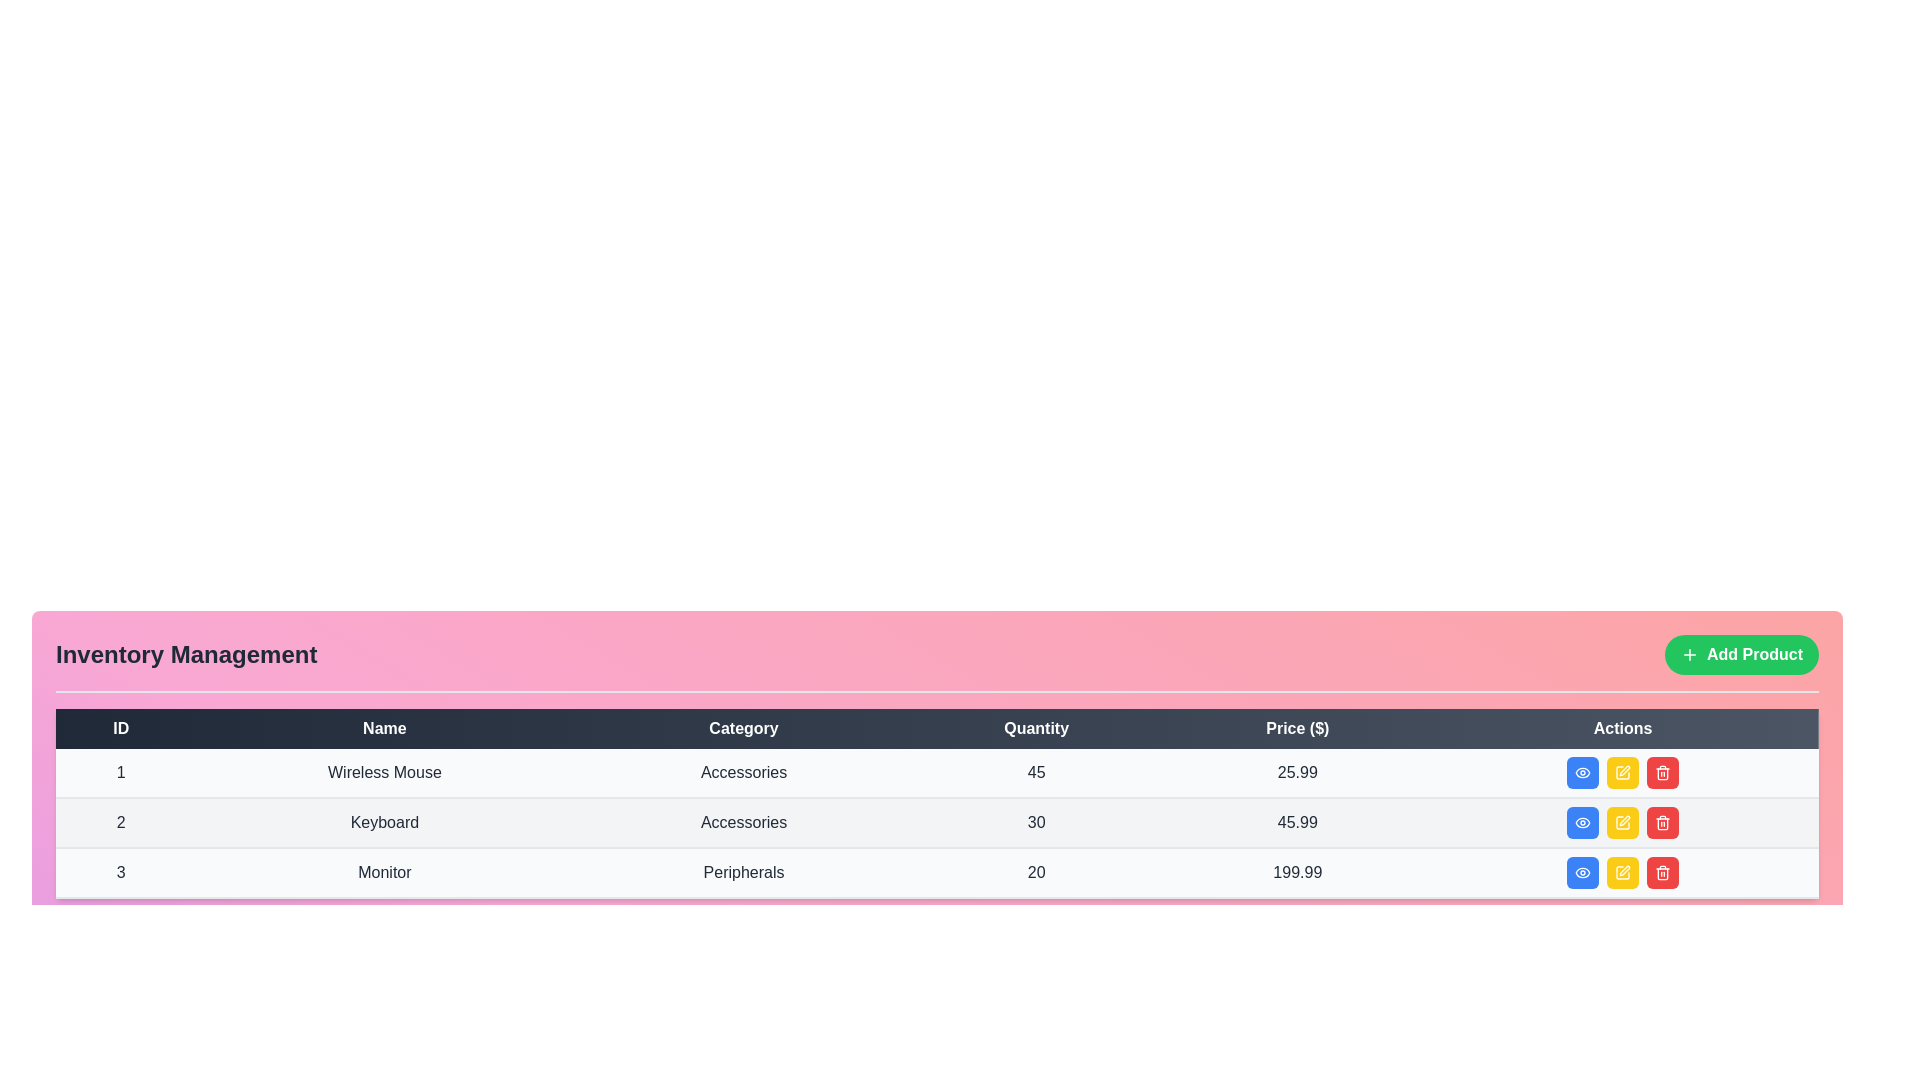  What do you see at coordinates (384, 729) in the screenshot?
I see `the 'Name' header label in the table, which is the second entry in the row of column headers, positioned between the 'ID' and 'Category' headers` at bounding box center [384, 729].